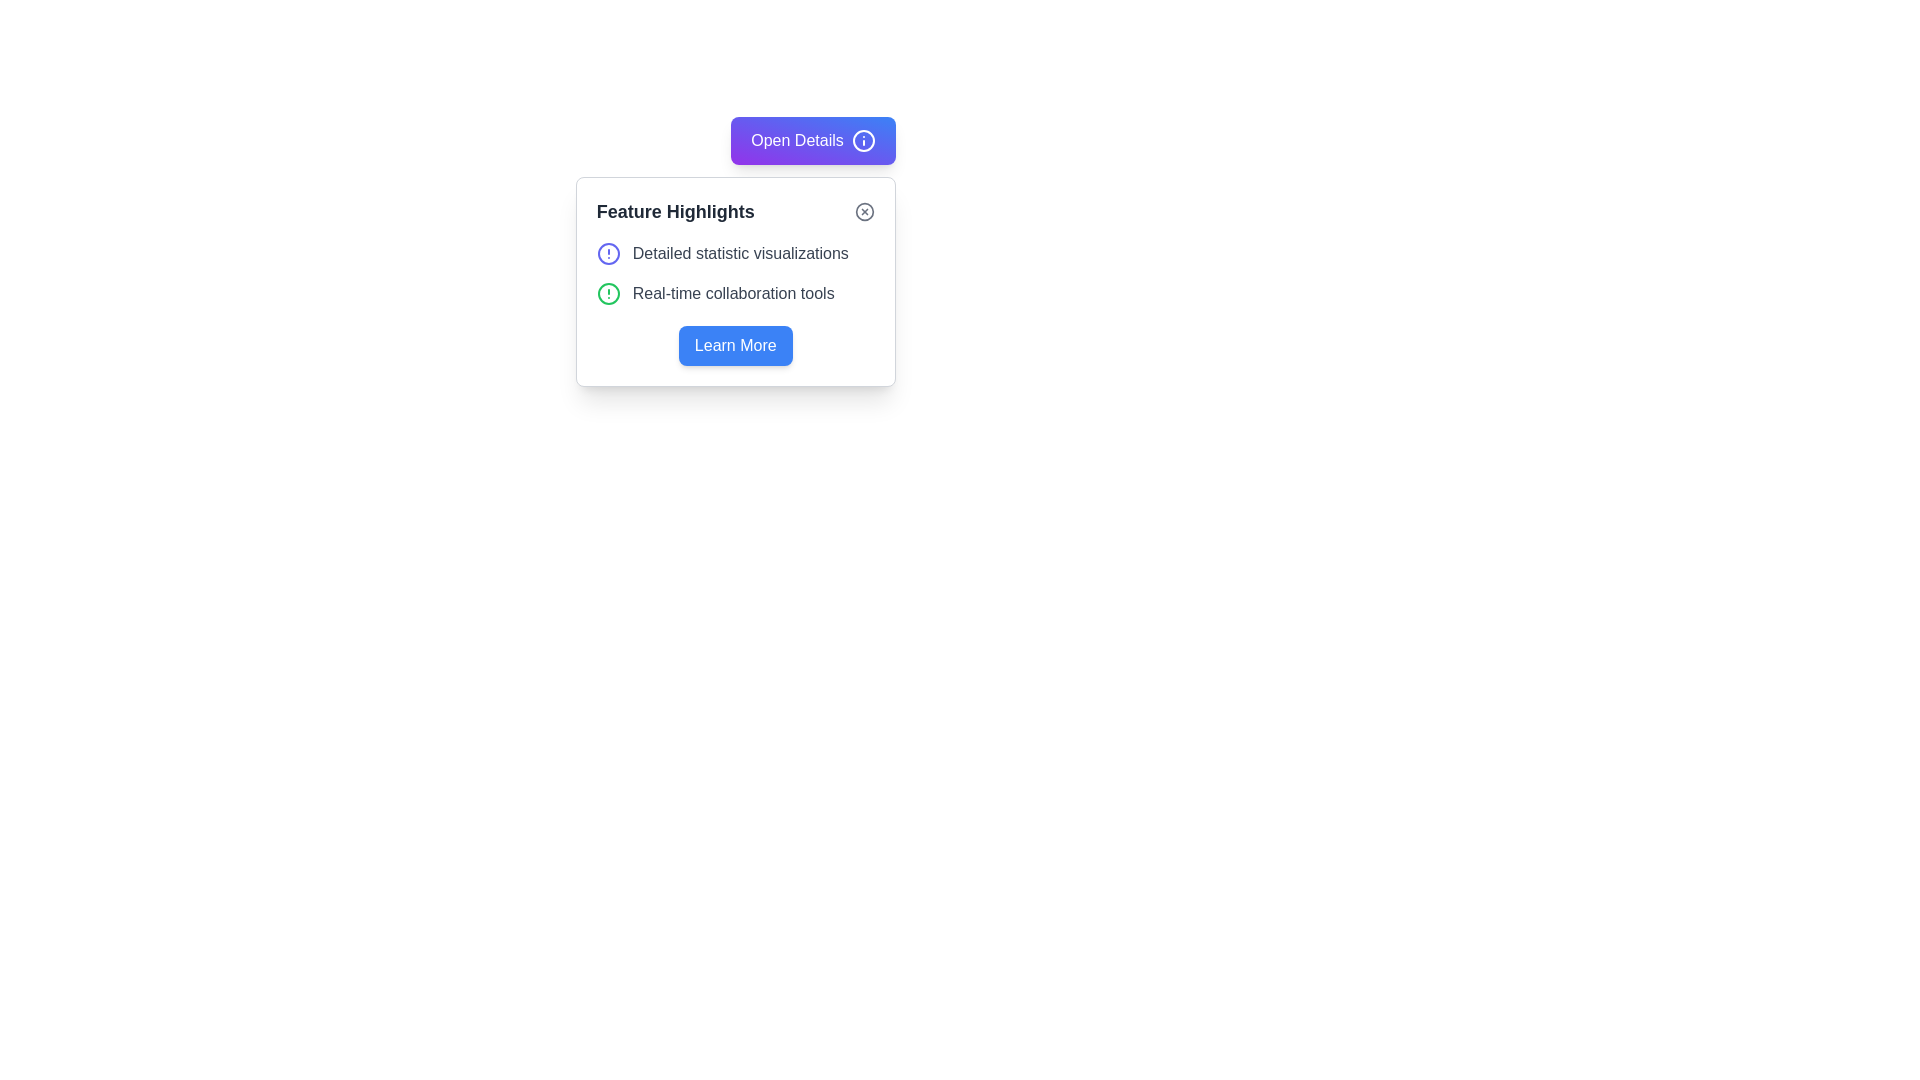  What do you see at coordinates (734, 345) in the screenshot?
I see `the bottom-most button within the white card` at bounding box center [734, 345].